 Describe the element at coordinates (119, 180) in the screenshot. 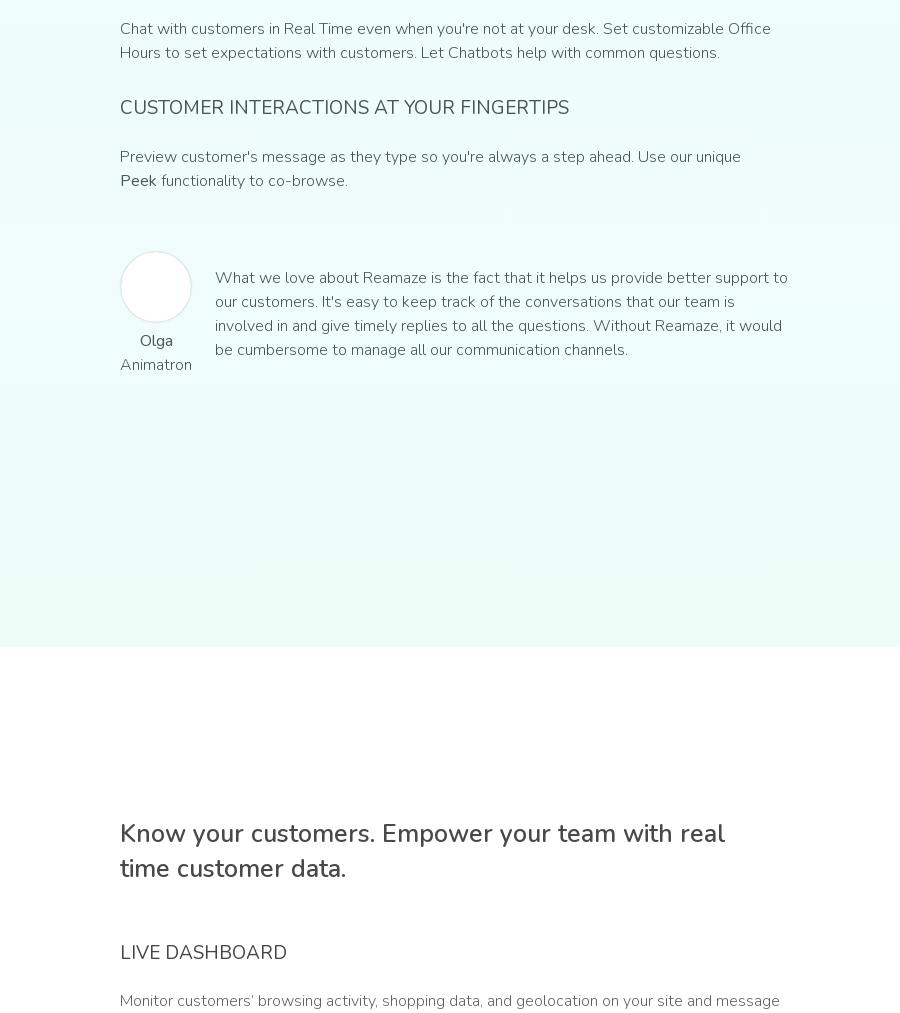

I see `'Peek'` at that location.